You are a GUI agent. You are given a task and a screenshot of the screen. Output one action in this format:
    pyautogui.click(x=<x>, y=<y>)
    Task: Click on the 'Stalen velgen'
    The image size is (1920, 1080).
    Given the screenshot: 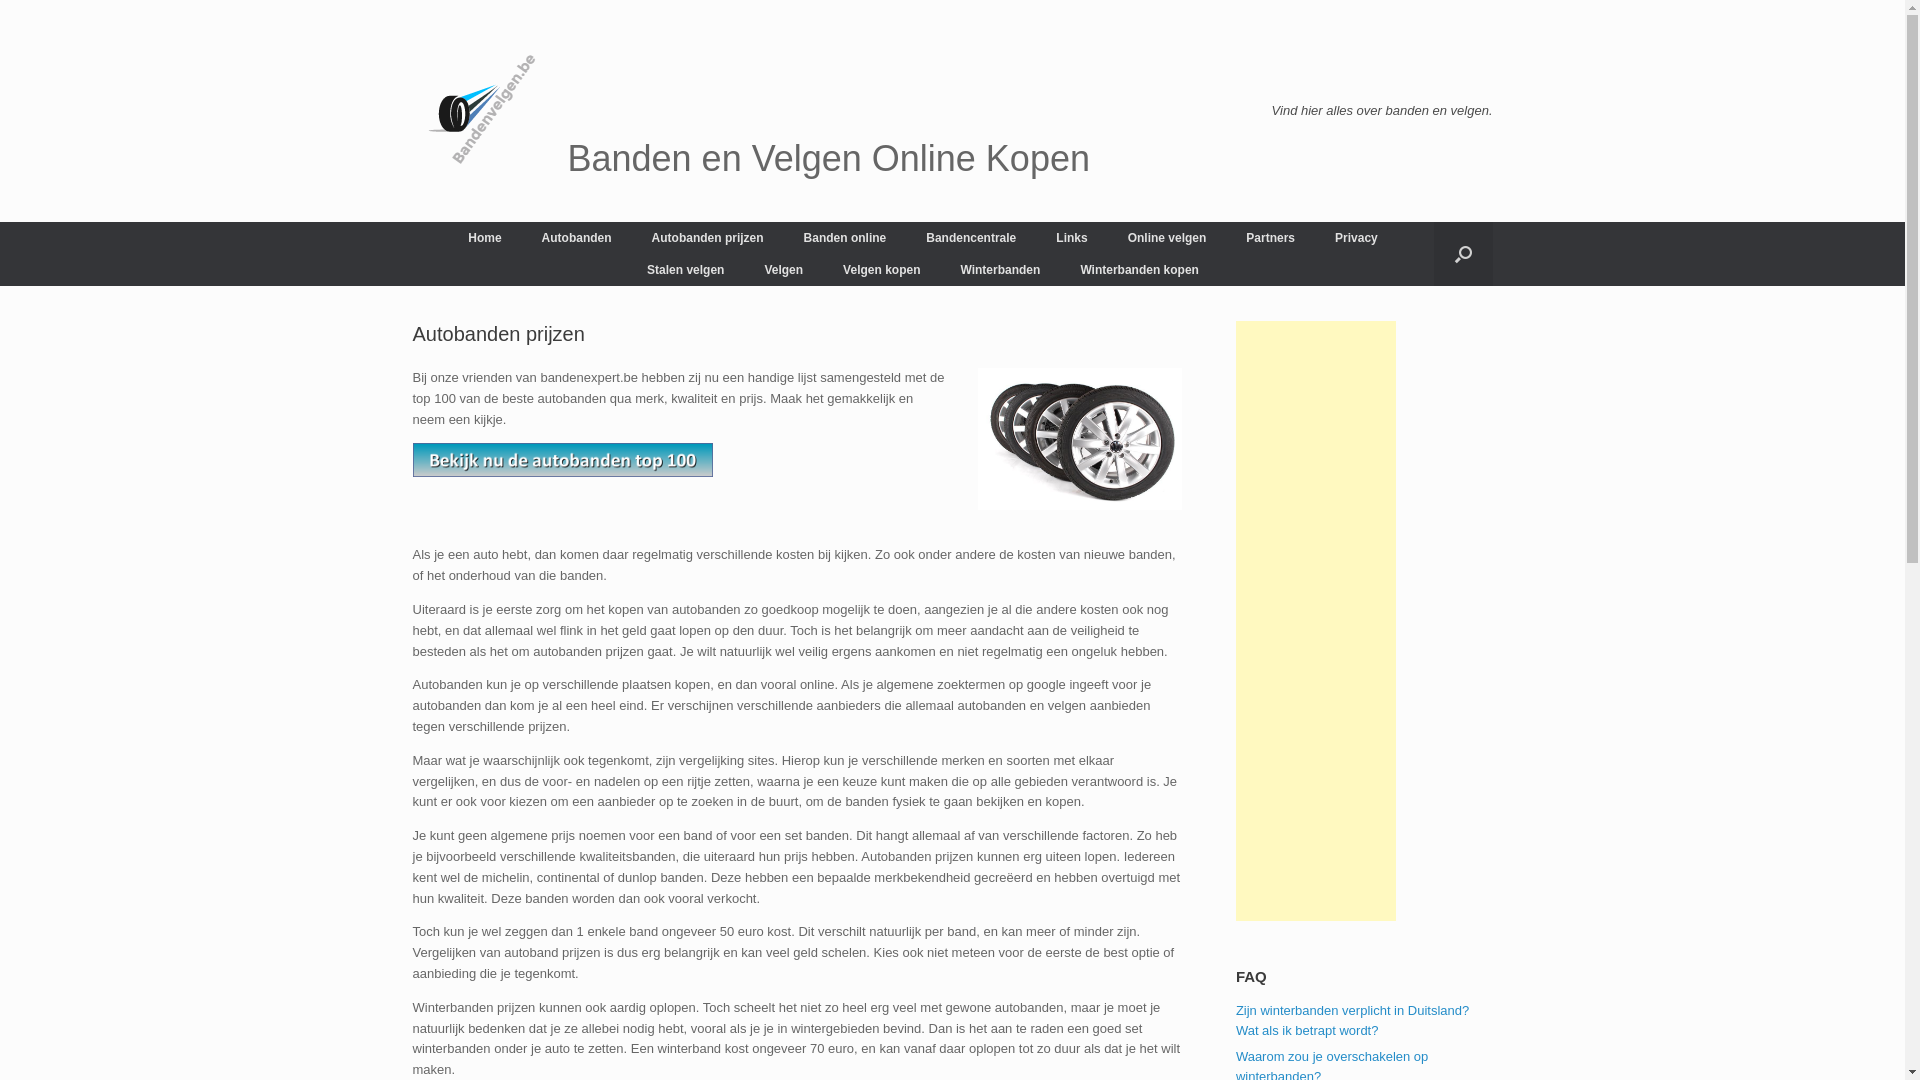 What is the action you would take?
    pyautogui.click(x=685, y=270)
    